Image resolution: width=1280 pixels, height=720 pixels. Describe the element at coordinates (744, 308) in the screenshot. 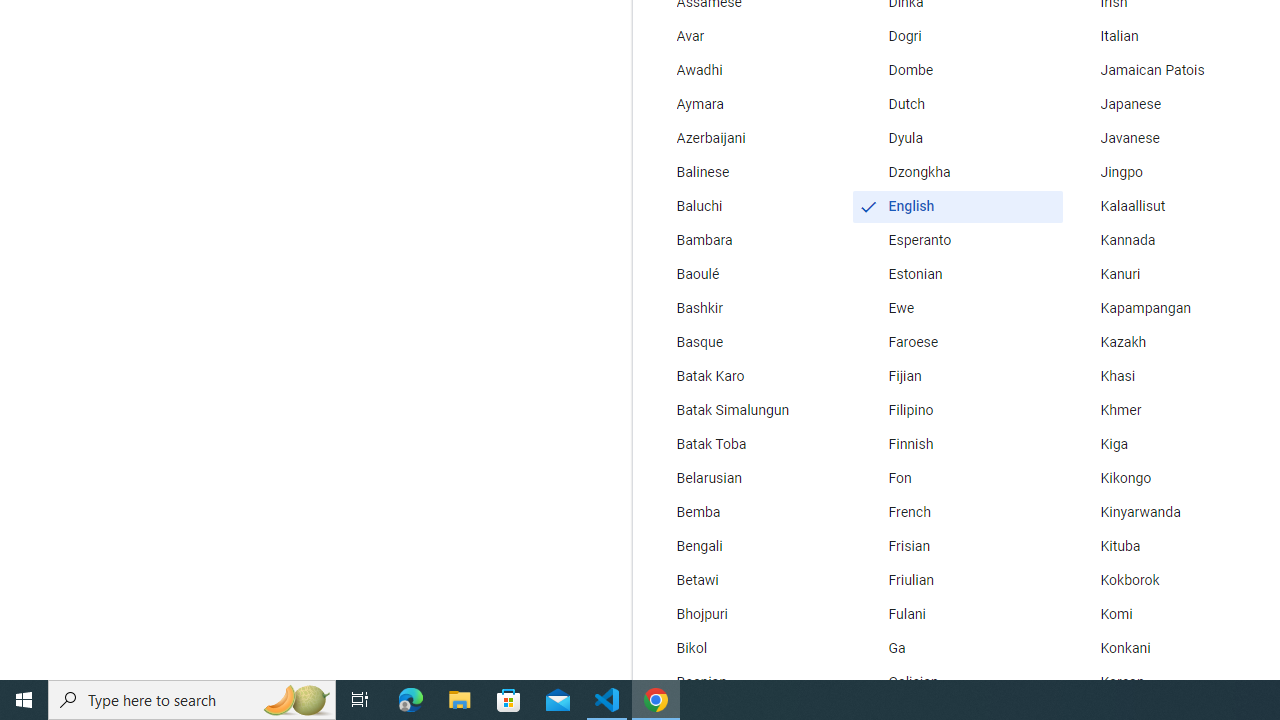

I see `'Bashkir'` at that location.